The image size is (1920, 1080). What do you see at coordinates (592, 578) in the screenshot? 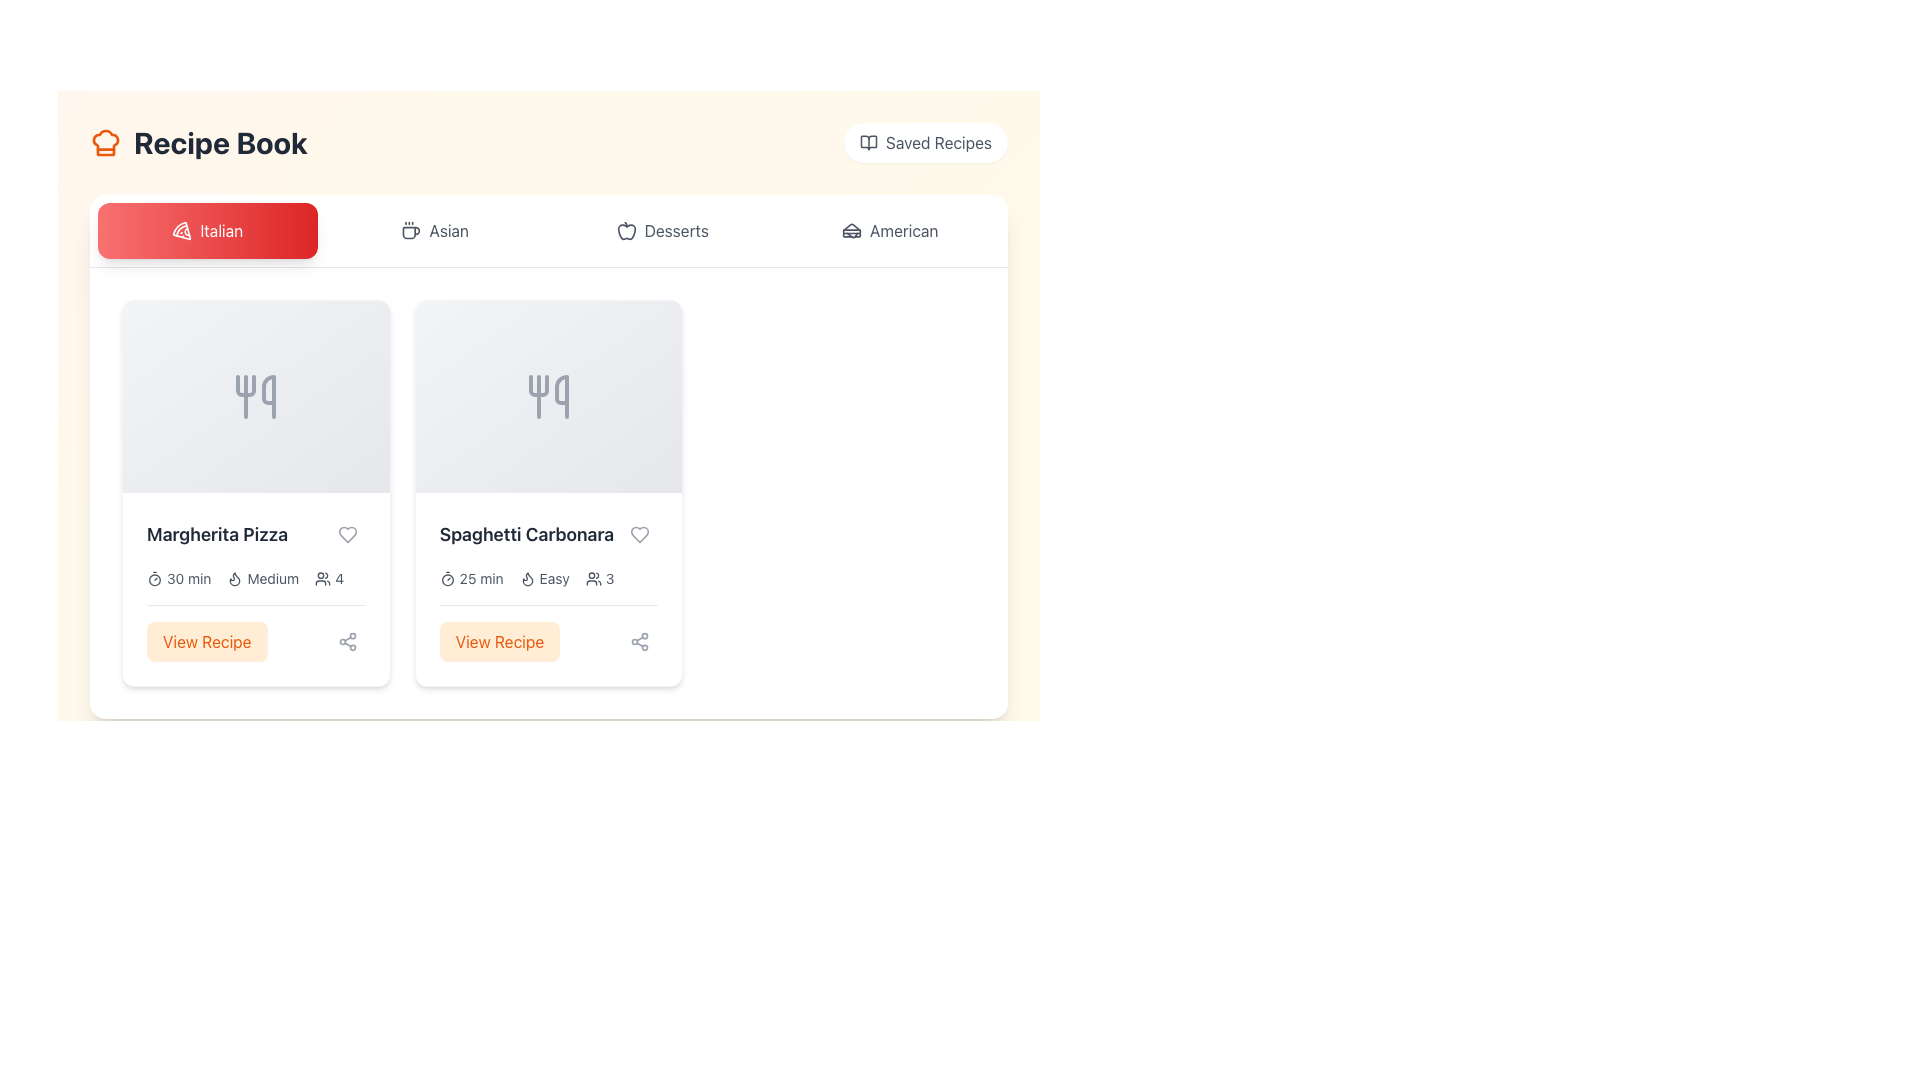
I see `the user silhouettes icon representing a group, located in the 'Spaghetti Carbonara' recipe card, positioned to the left of the number '3'` at bounding box center [592, 578].